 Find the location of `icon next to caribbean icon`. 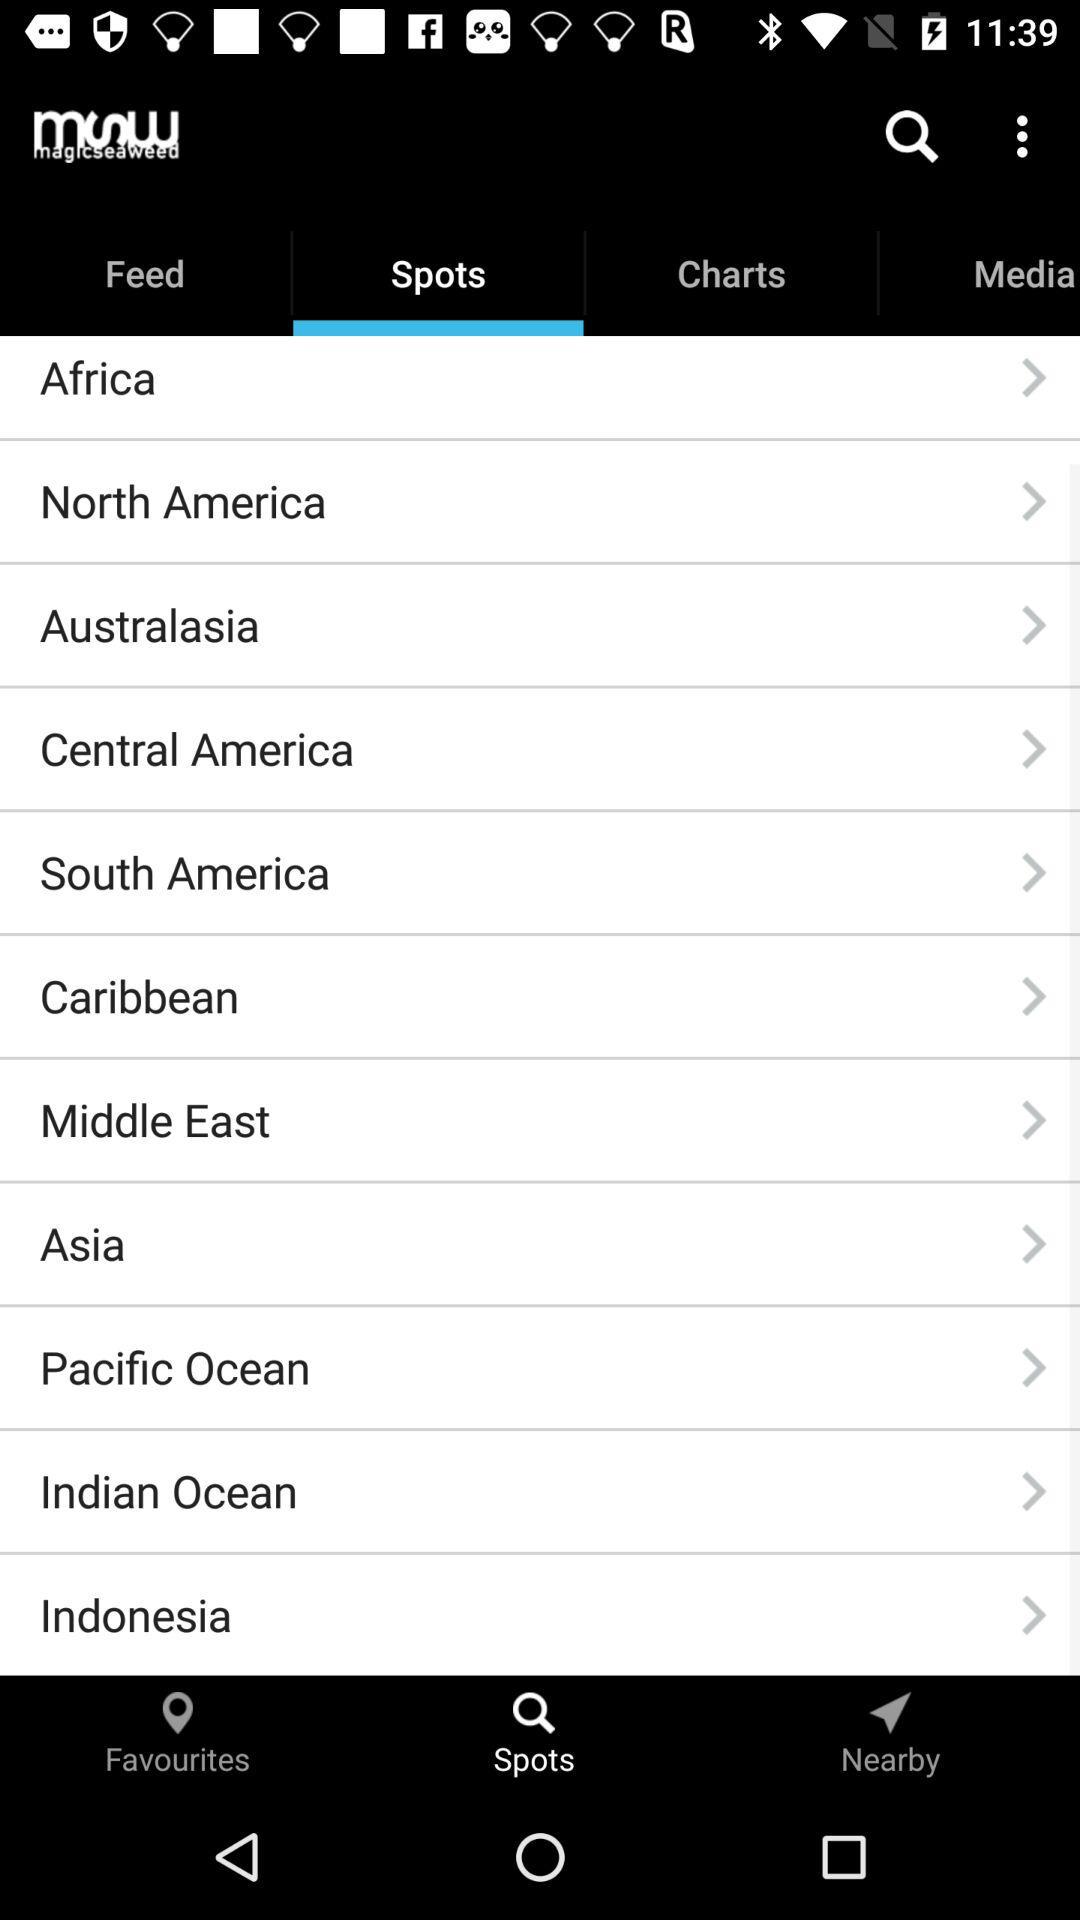

icon next to caribbean icon is located at coordinates (1033, 996).